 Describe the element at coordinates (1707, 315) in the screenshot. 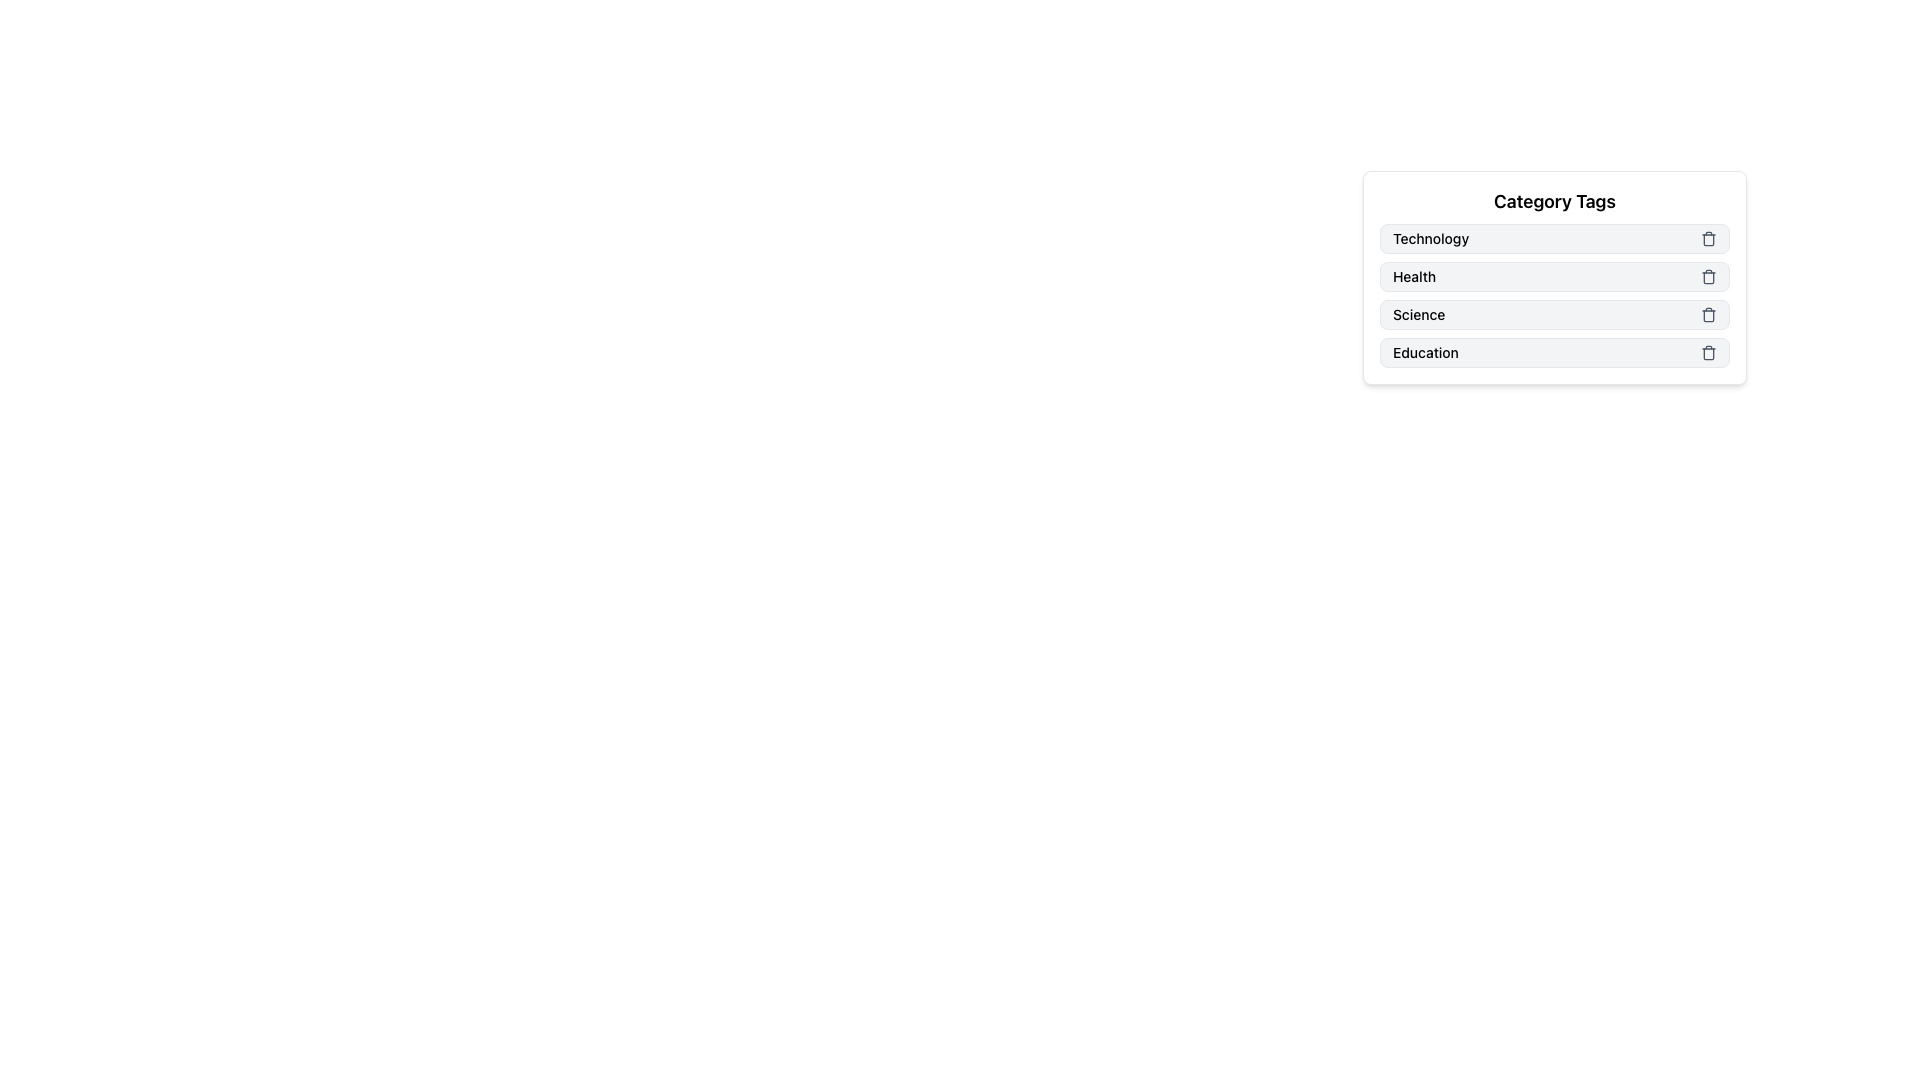

I see `the outlined gray trash can icon` at that location.